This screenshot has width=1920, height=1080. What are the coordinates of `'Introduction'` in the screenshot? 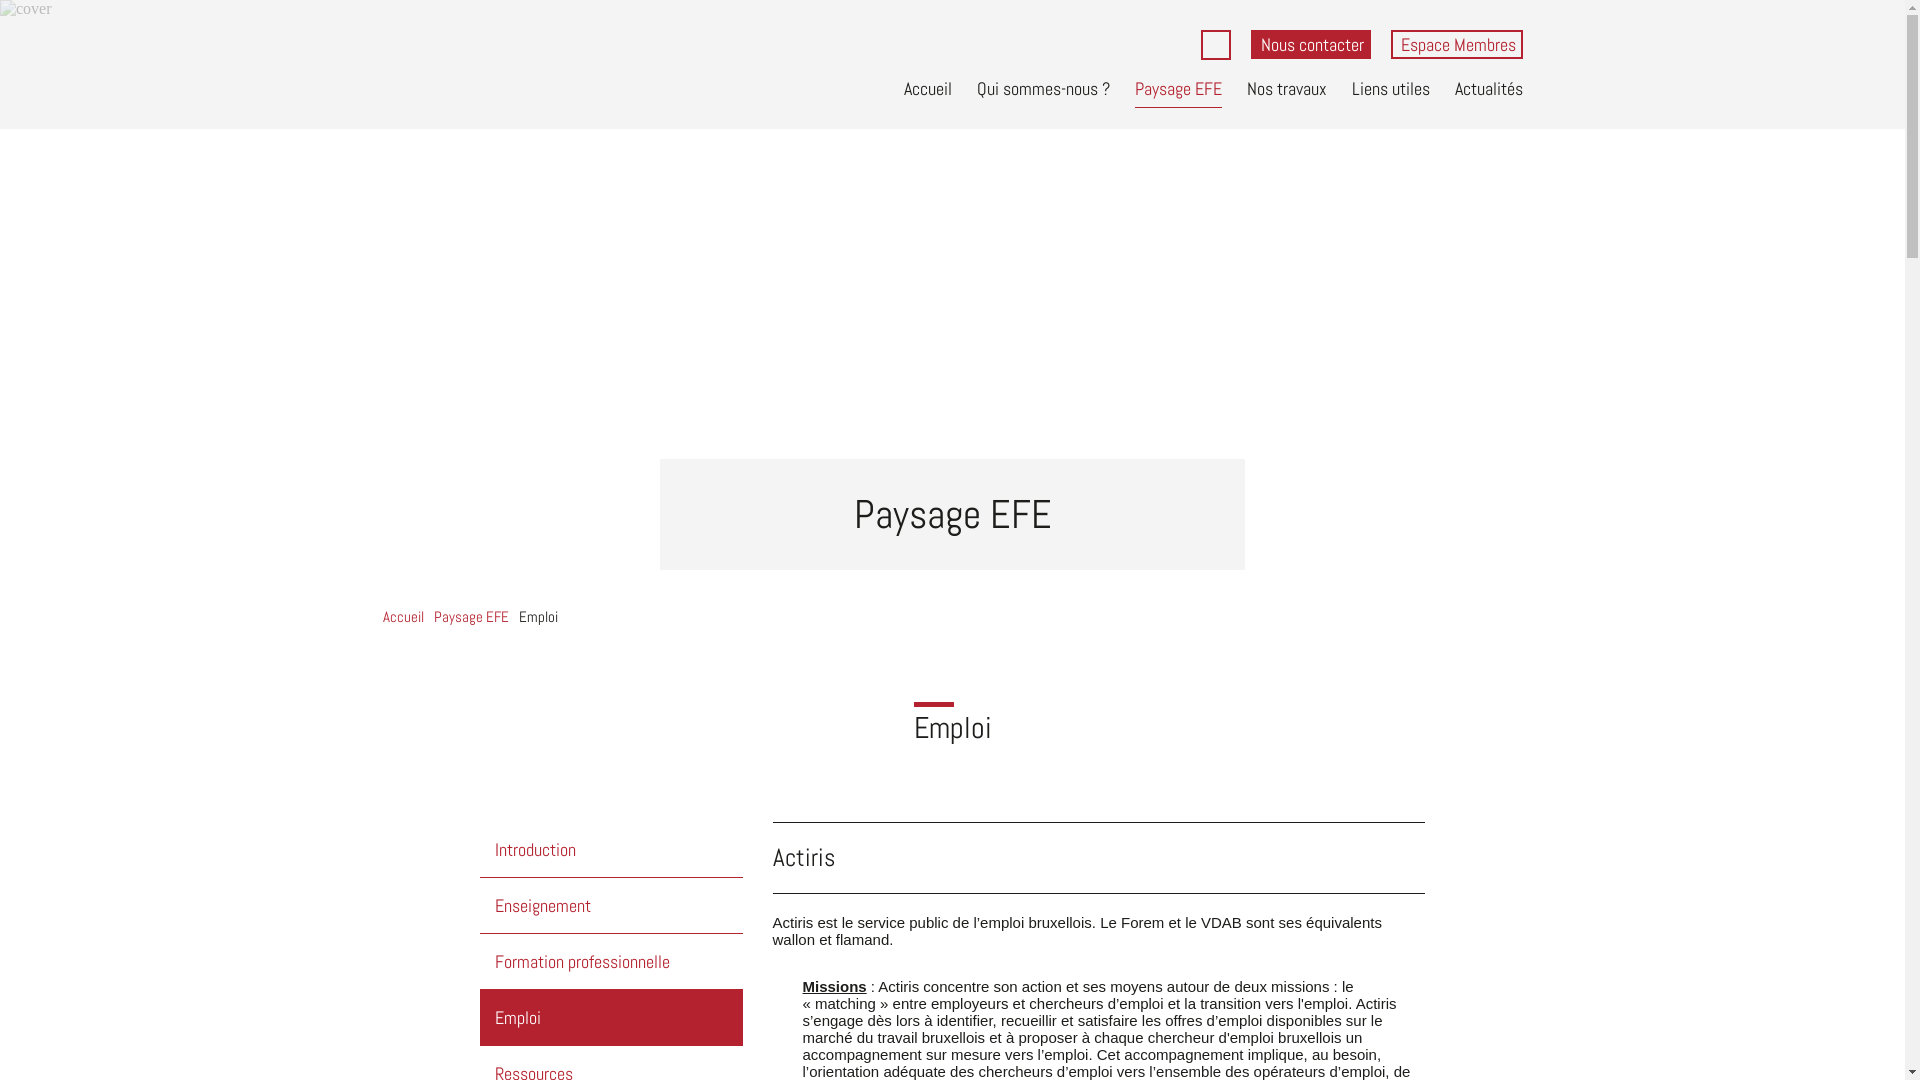 It's located at (480, 849).